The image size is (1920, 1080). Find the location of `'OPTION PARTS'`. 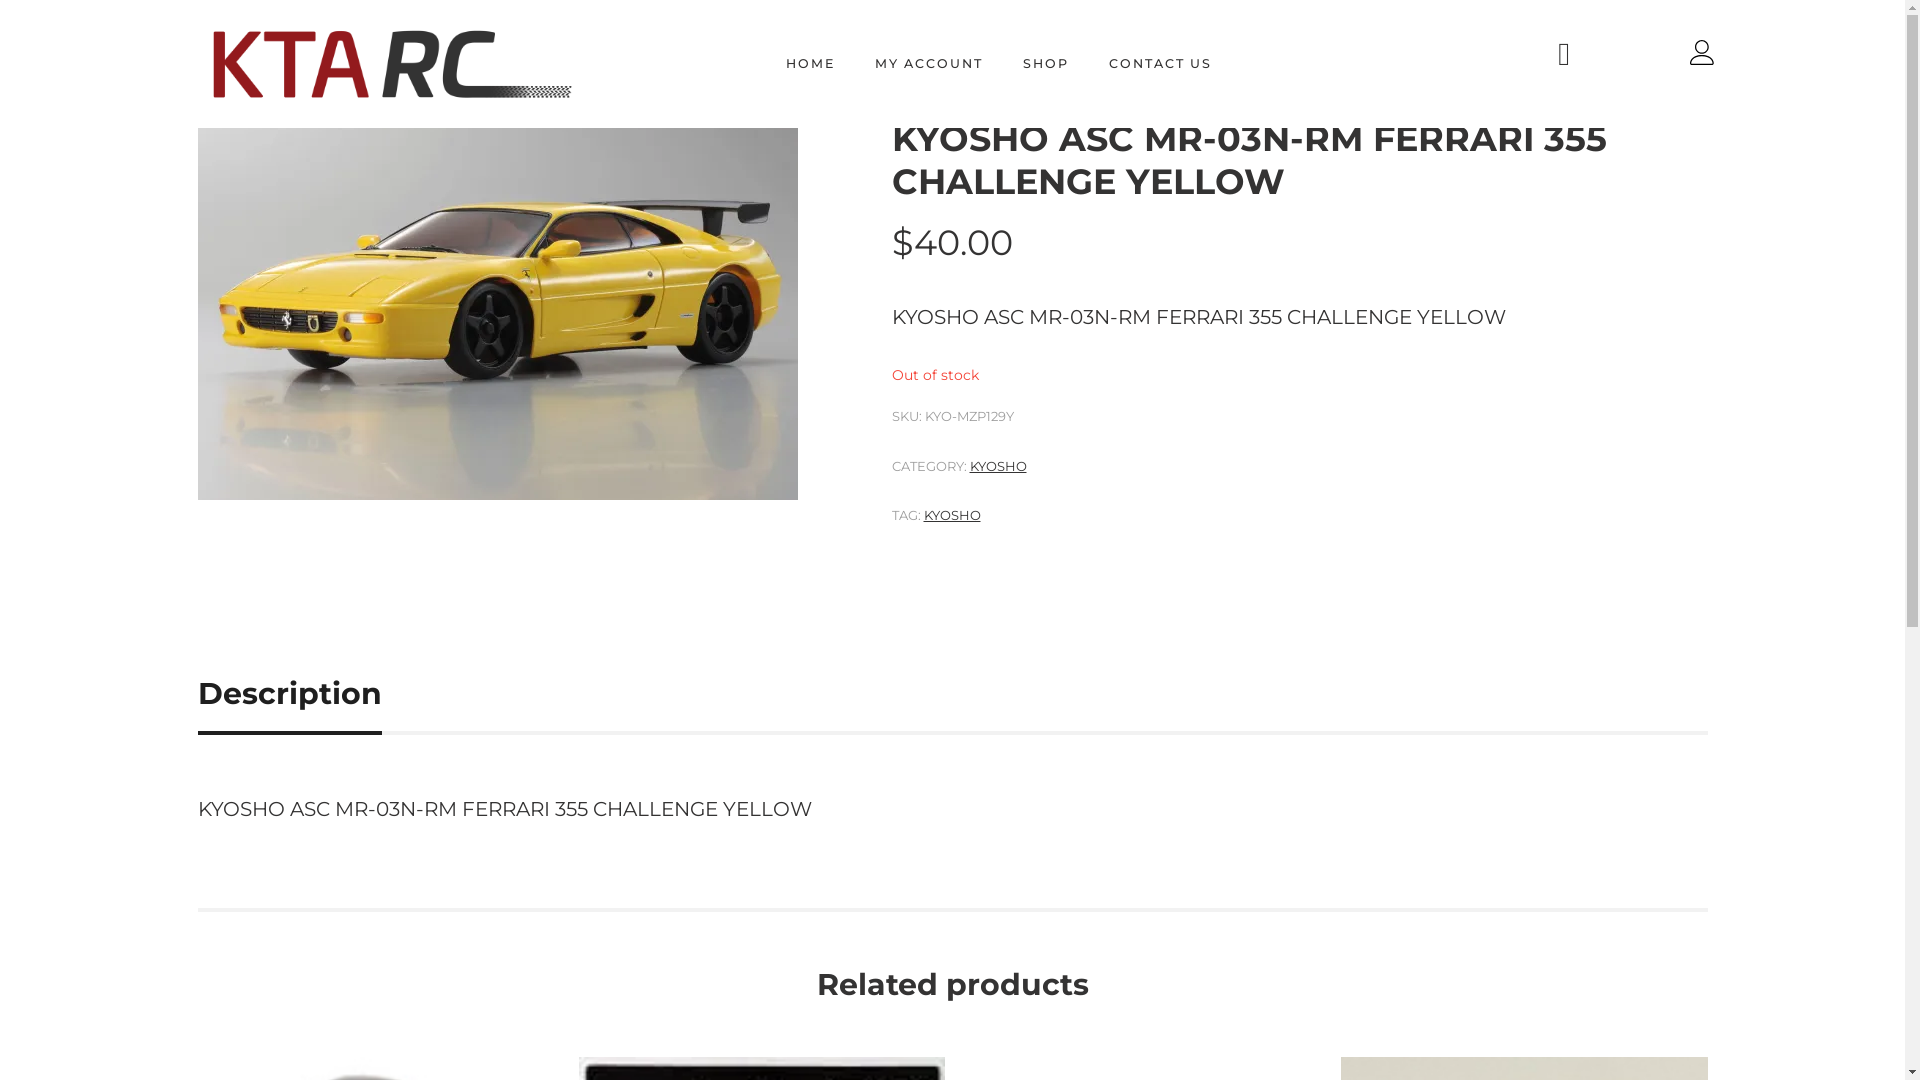

'OPTION PARTS' is located at coordinates (1012, 80).